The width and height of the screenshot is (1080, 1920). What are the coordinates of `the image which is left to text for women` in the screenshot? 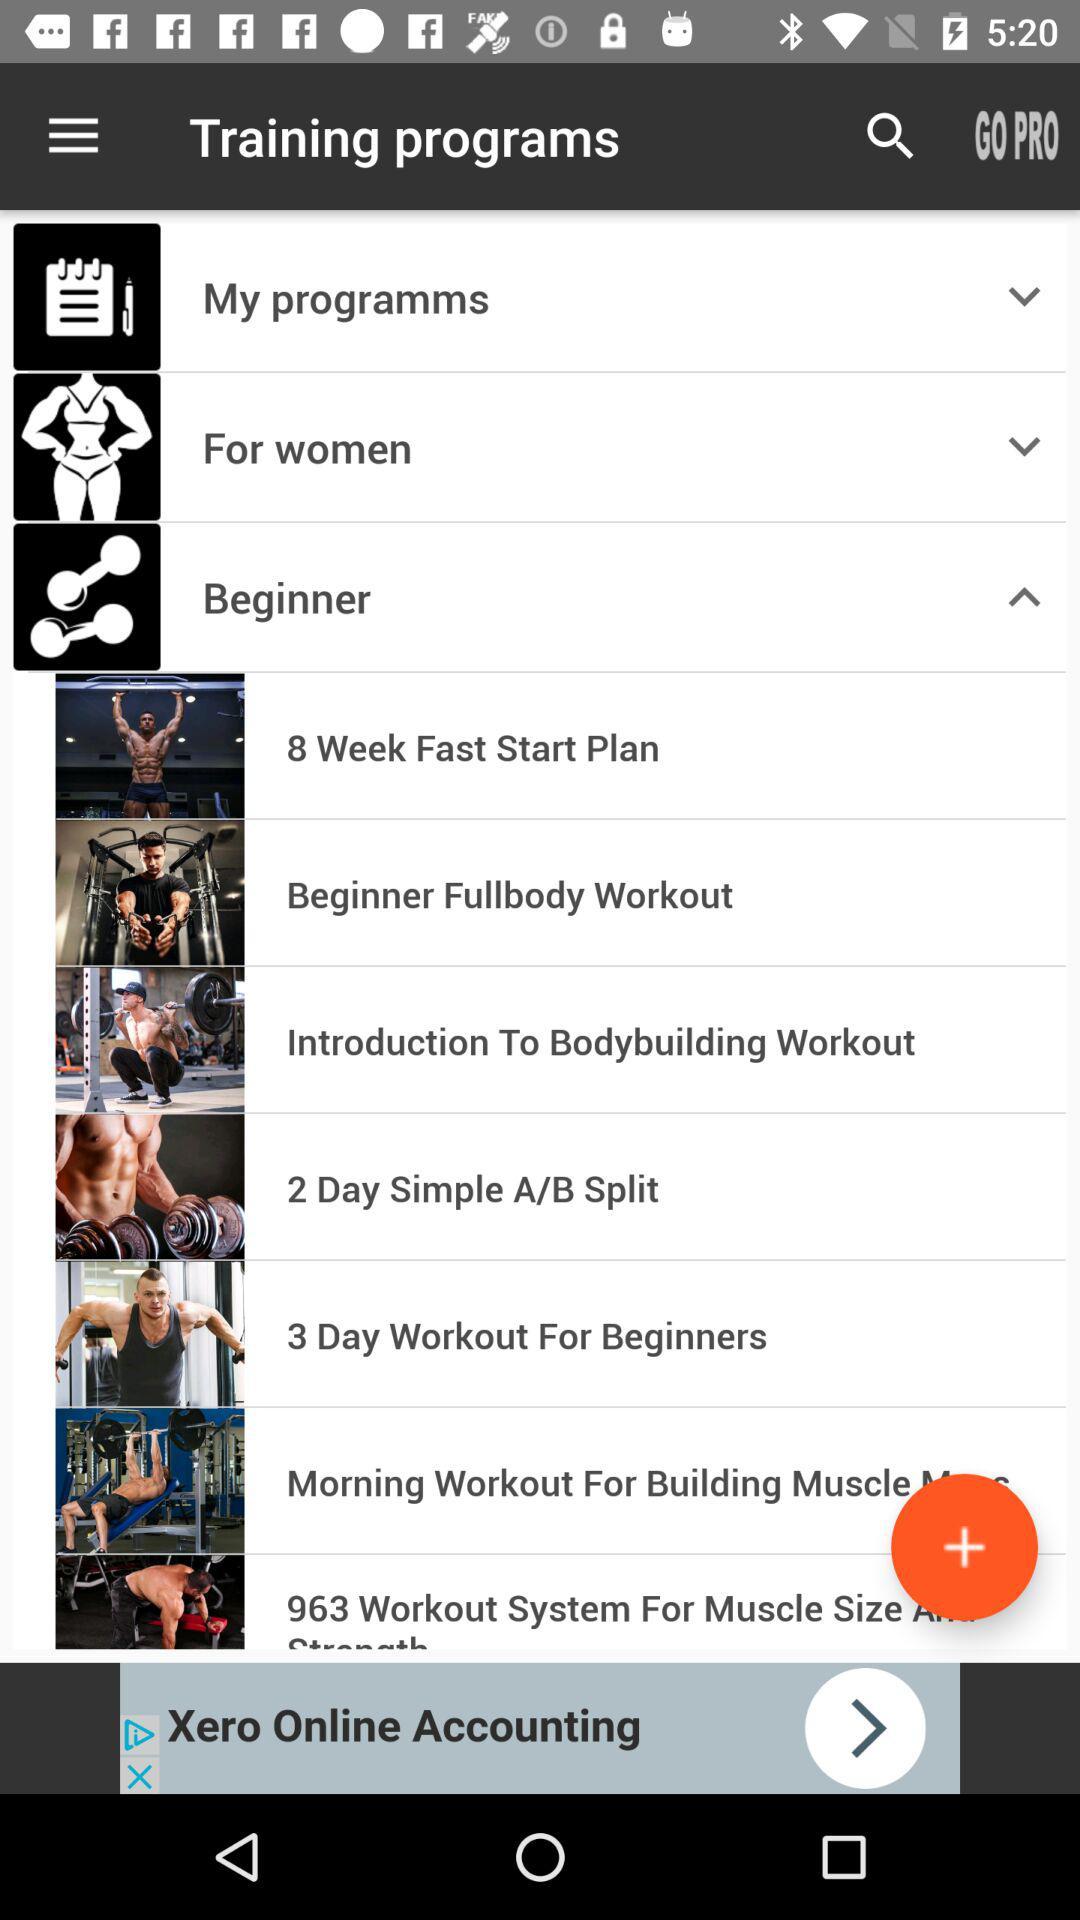 It's located at (86, 446).